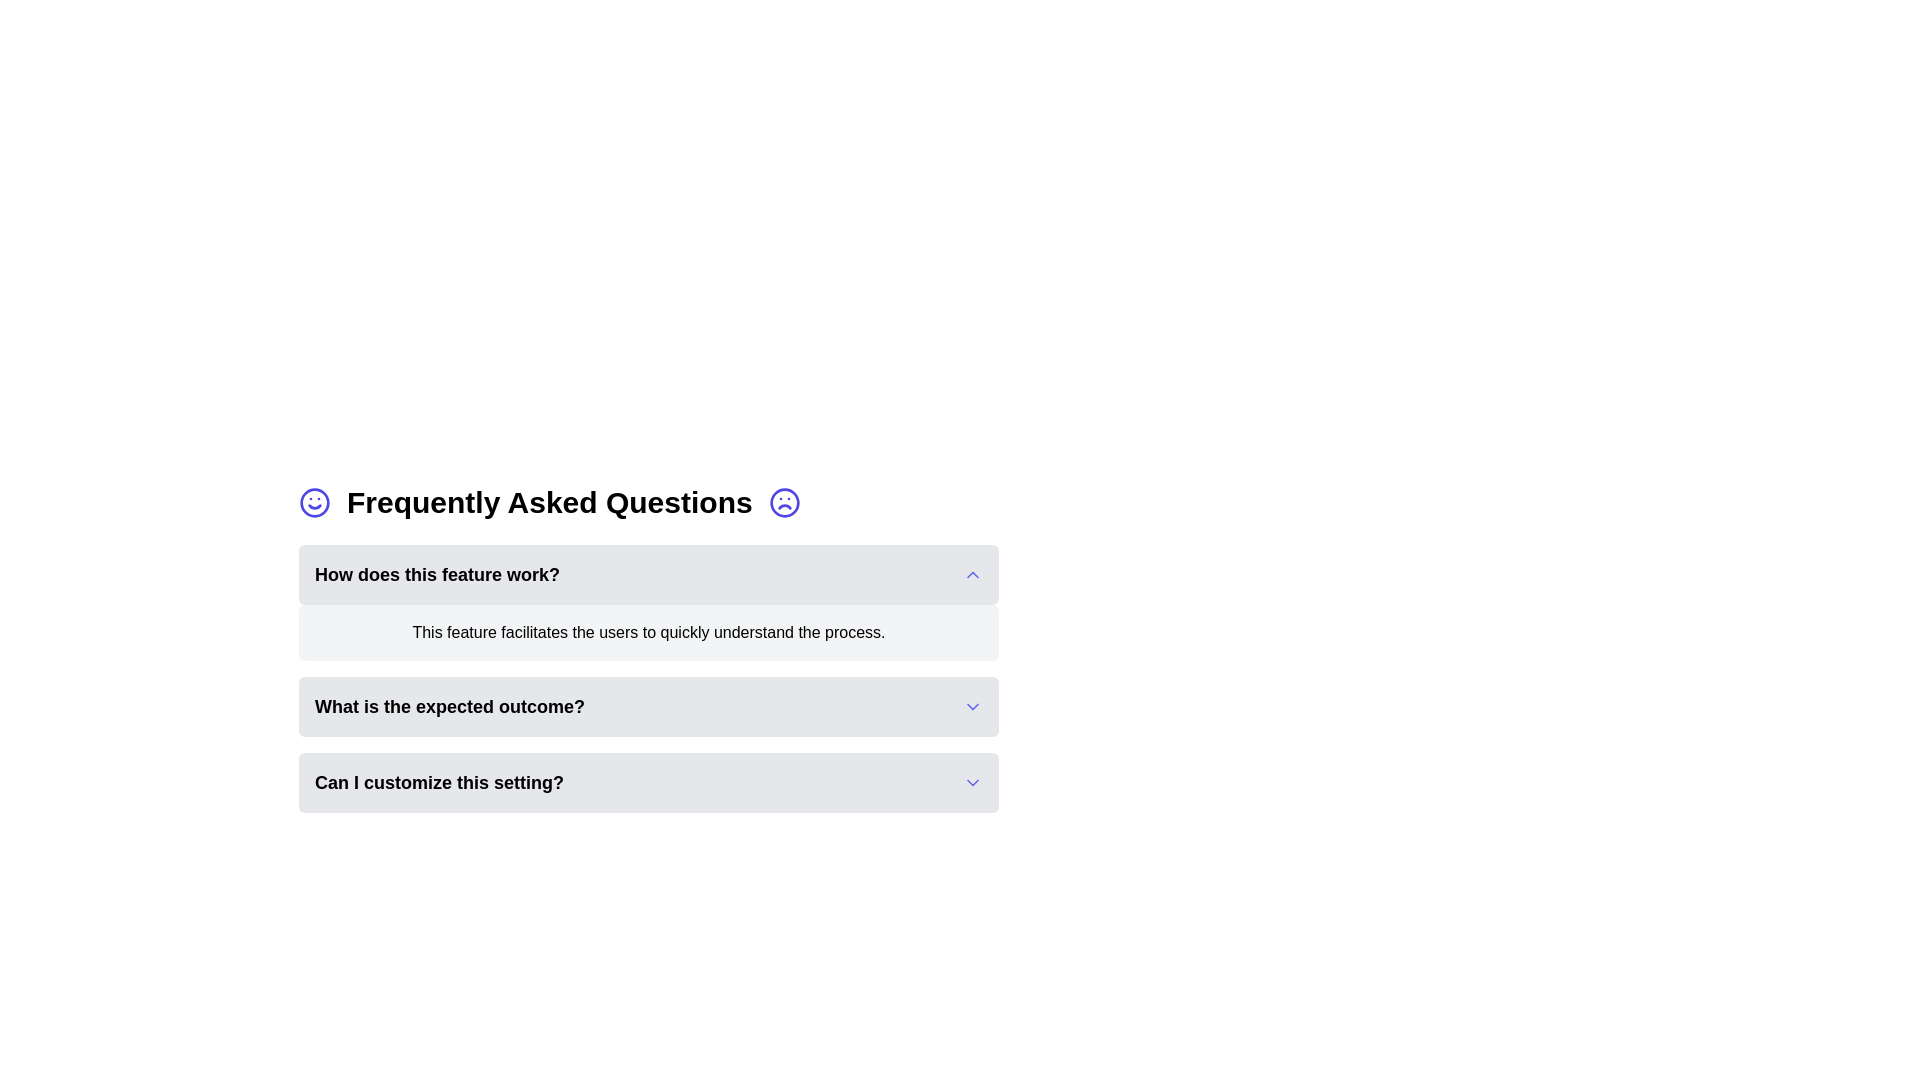 The image size is (1920, 1080). What do you see at coordinates (449, 705) in the screenshot?
I see `the text label displaying 'What is the expected outcome?' which is located in the second collapsible section of the FAQs interface` at bounding box center [449, 705].